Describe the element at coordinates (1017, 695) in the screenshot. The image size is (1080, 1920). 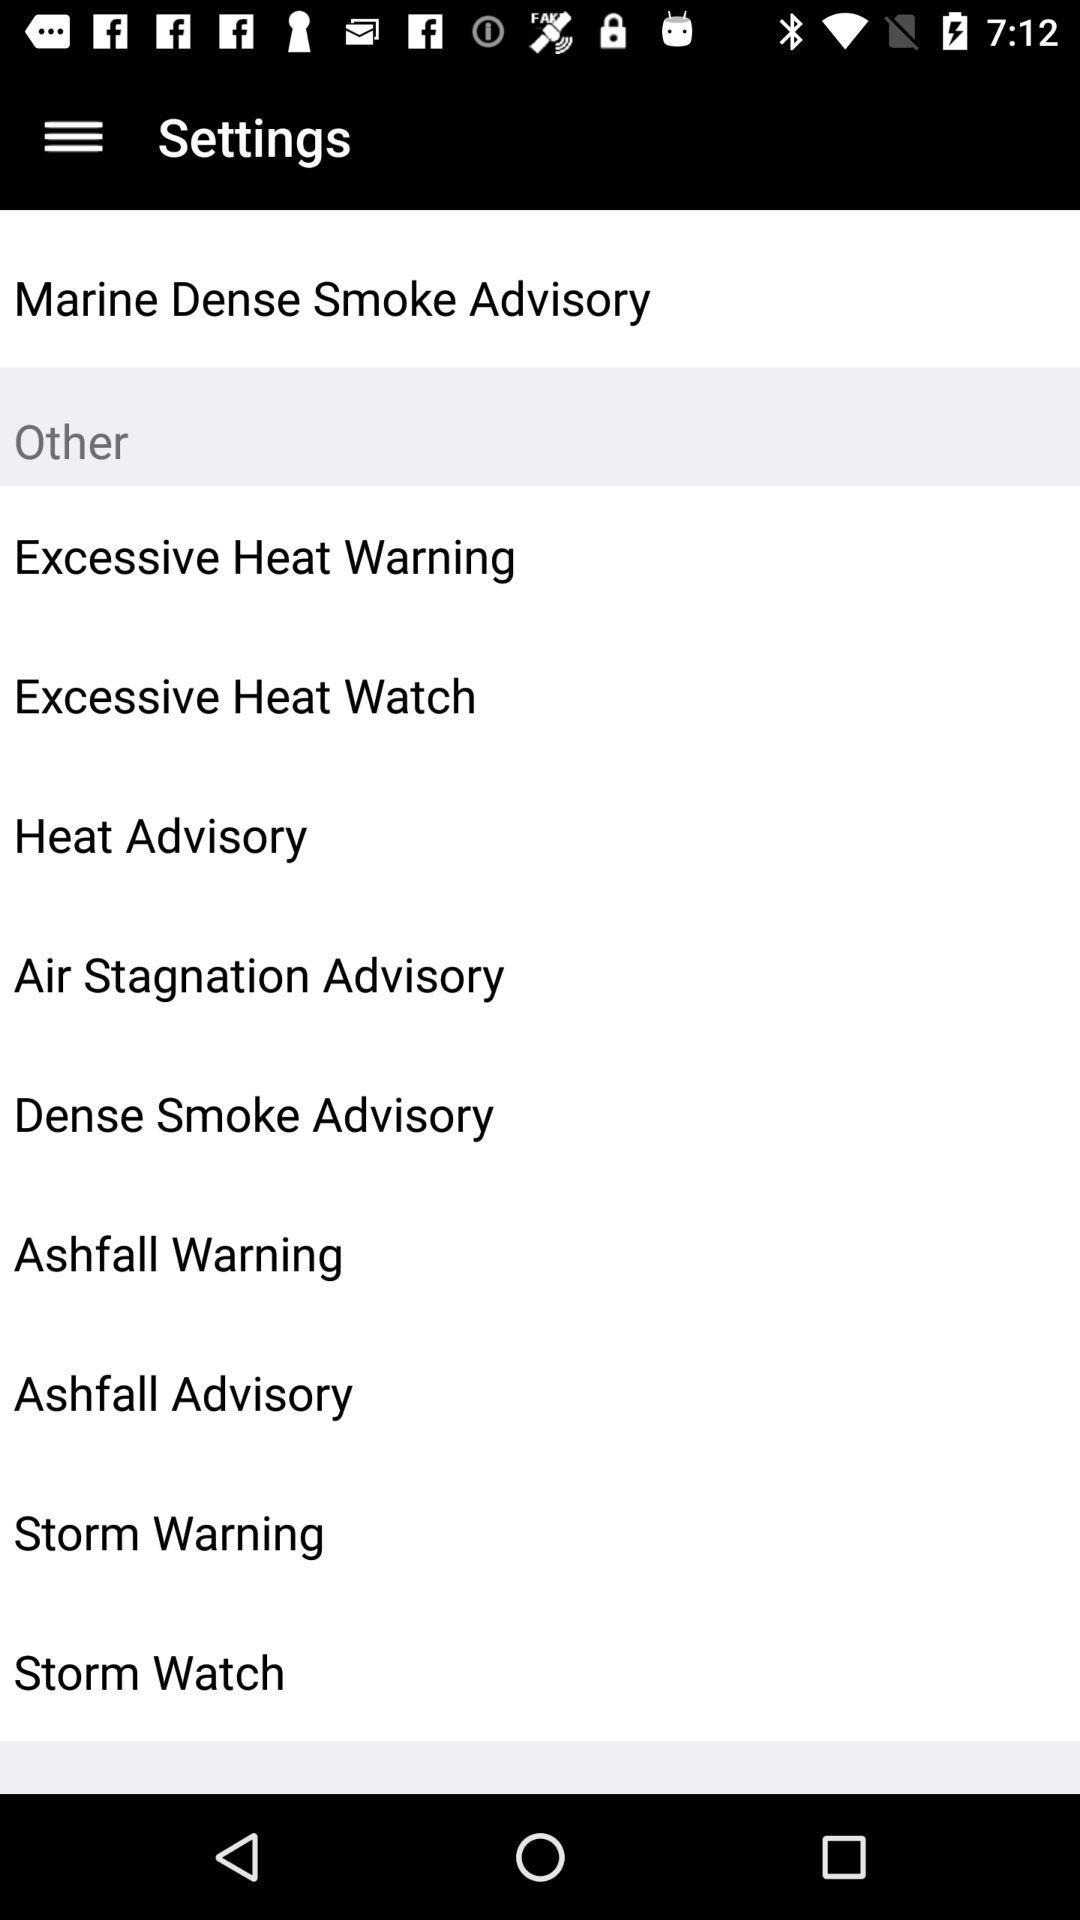
I see `item next to excessive heat watch` at that location.